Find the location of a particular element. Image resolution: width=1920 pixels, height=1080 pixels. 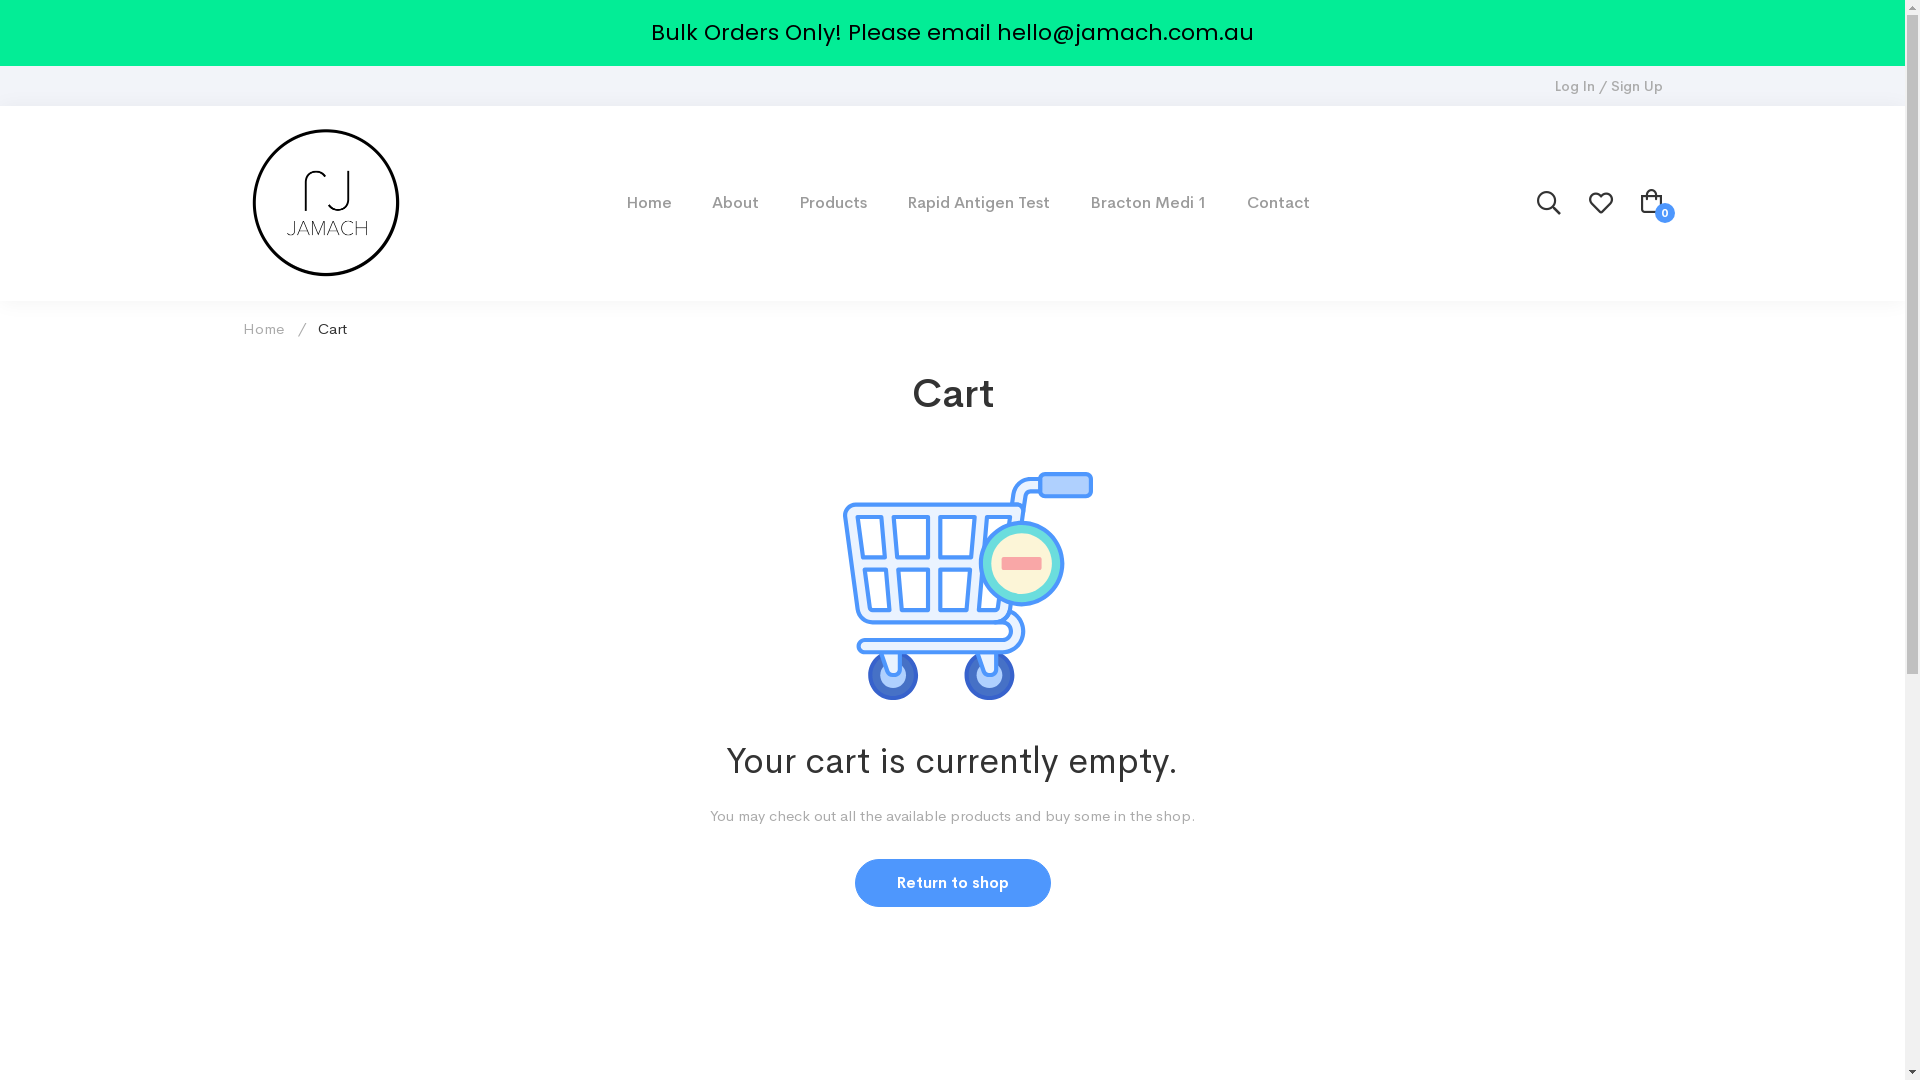

'Products' is located at coordinates (778, 203).